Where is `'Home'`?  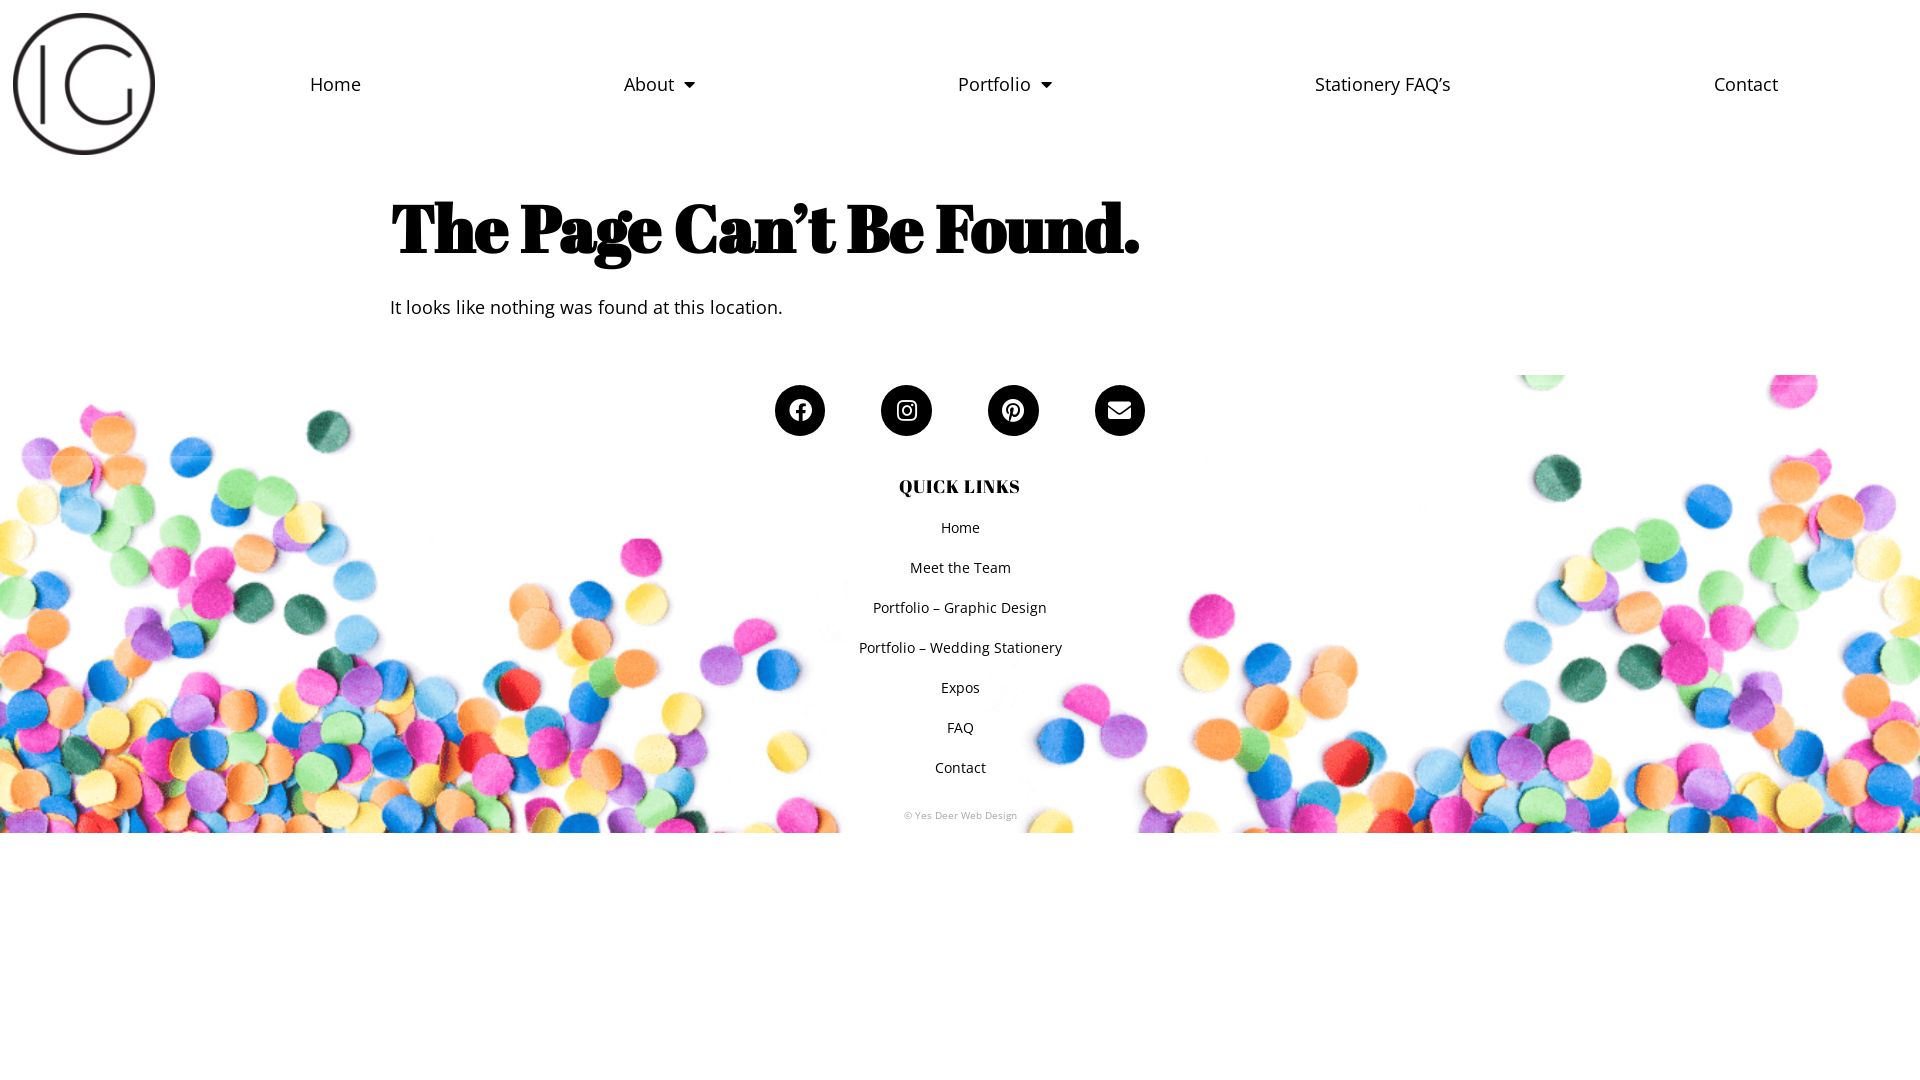 'Home' is located at coordinates (9, 527).